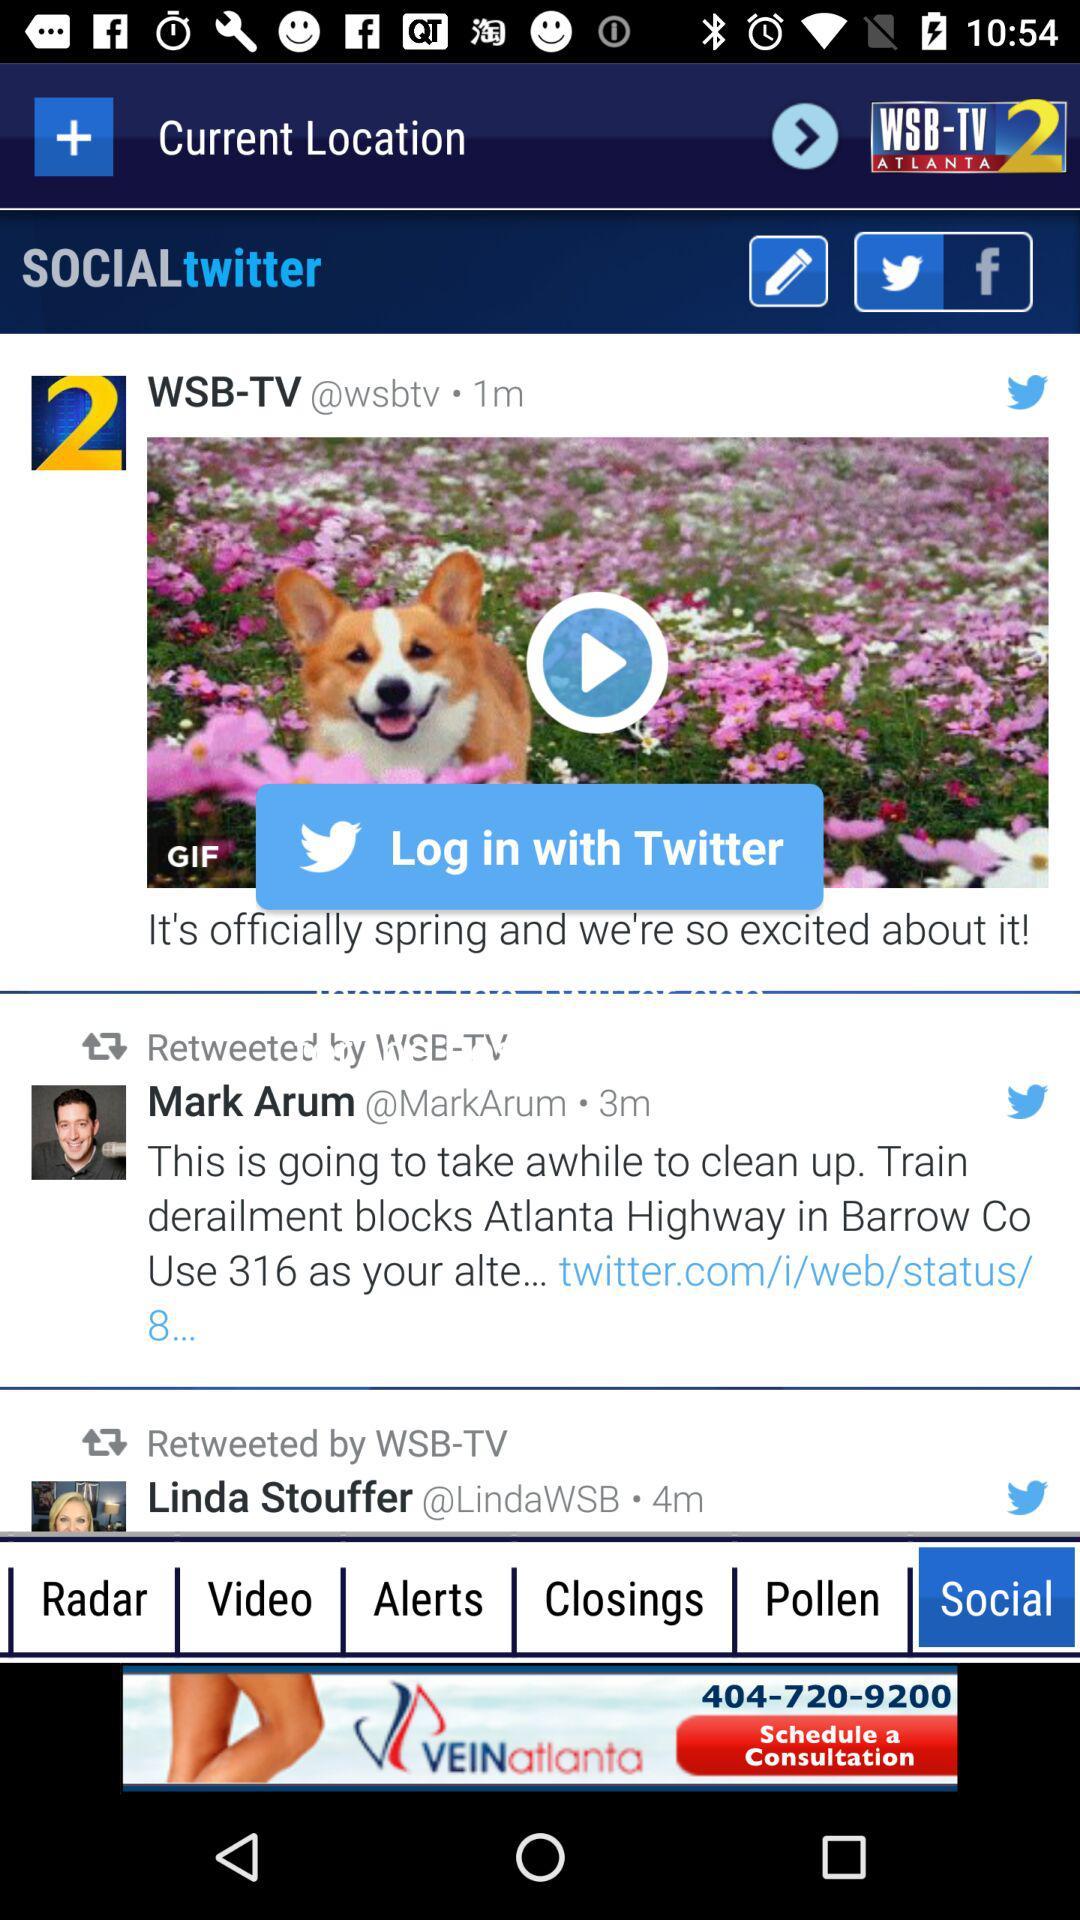  I want to click on the advertisement page, so click(540, 1727).